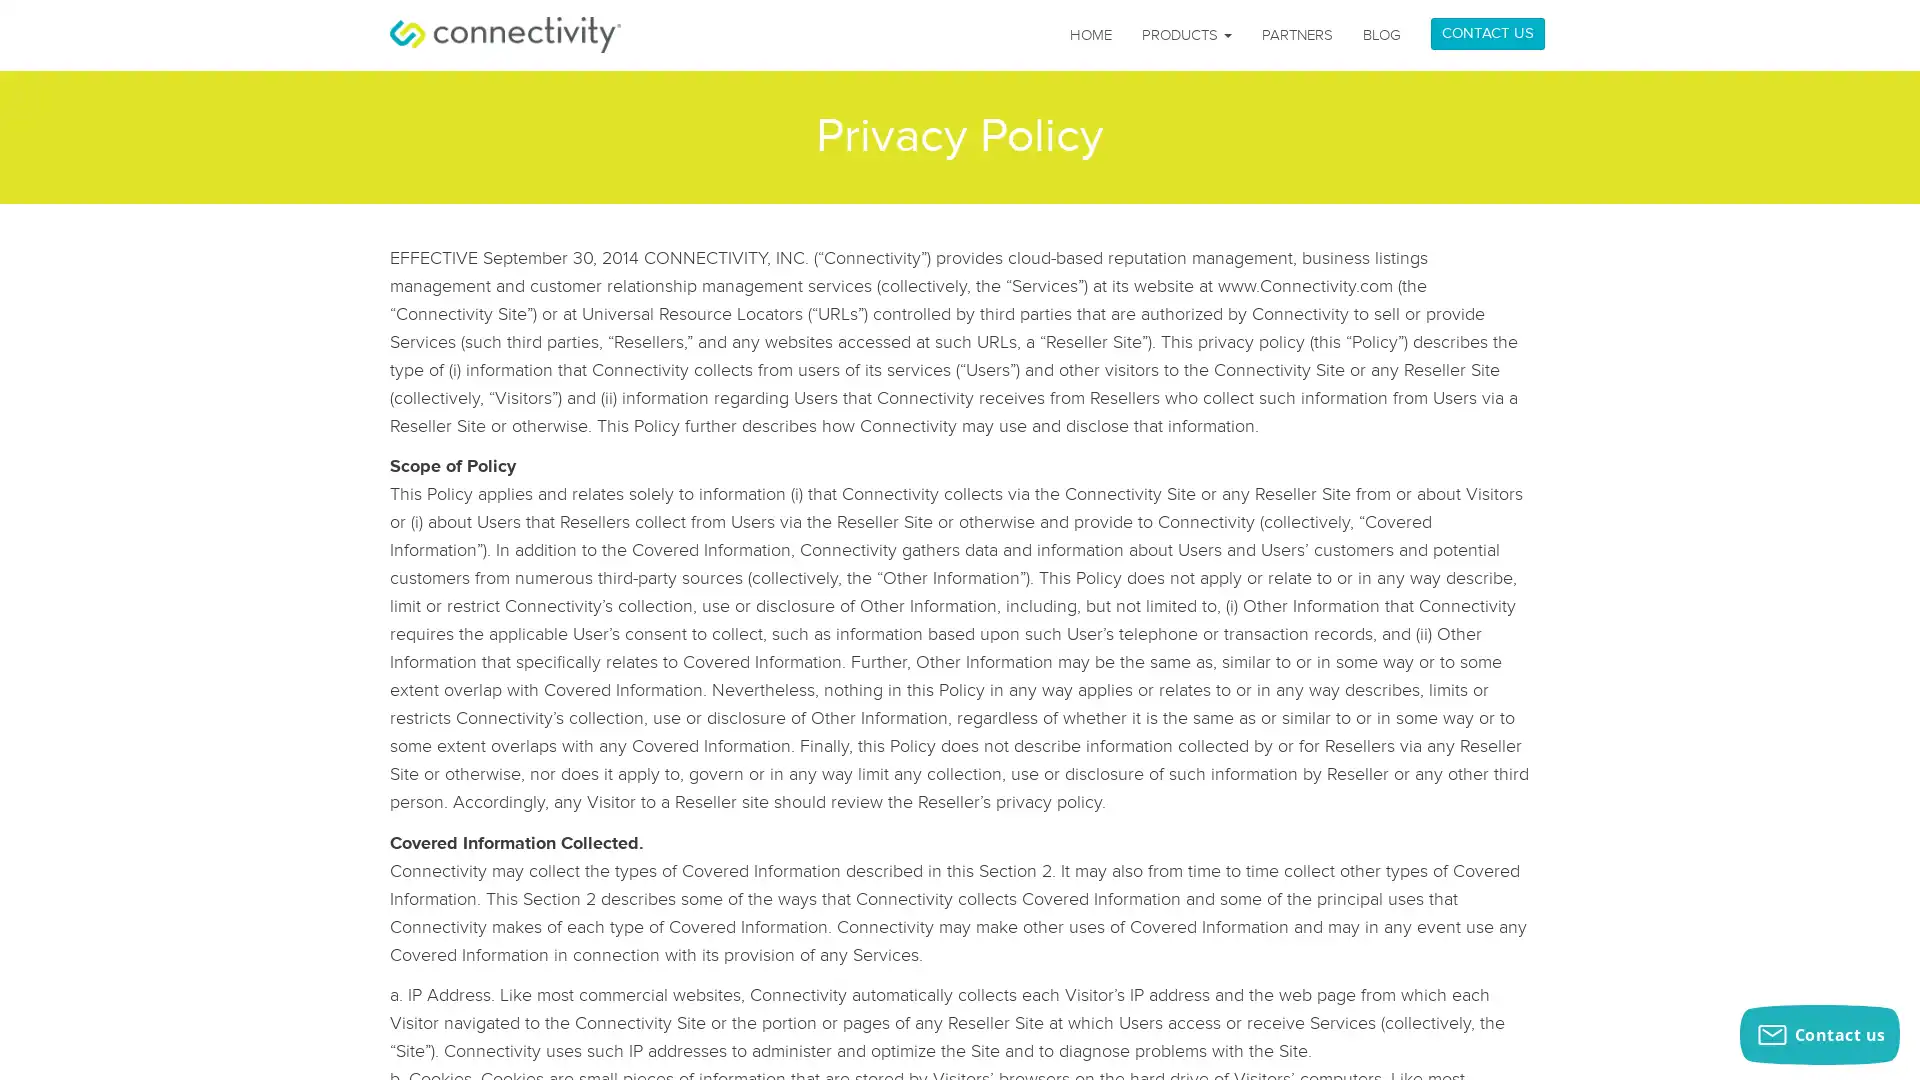  Describe the element at coordinates (1819, 1034) in the screenshot. I see `Contact us` at that location.